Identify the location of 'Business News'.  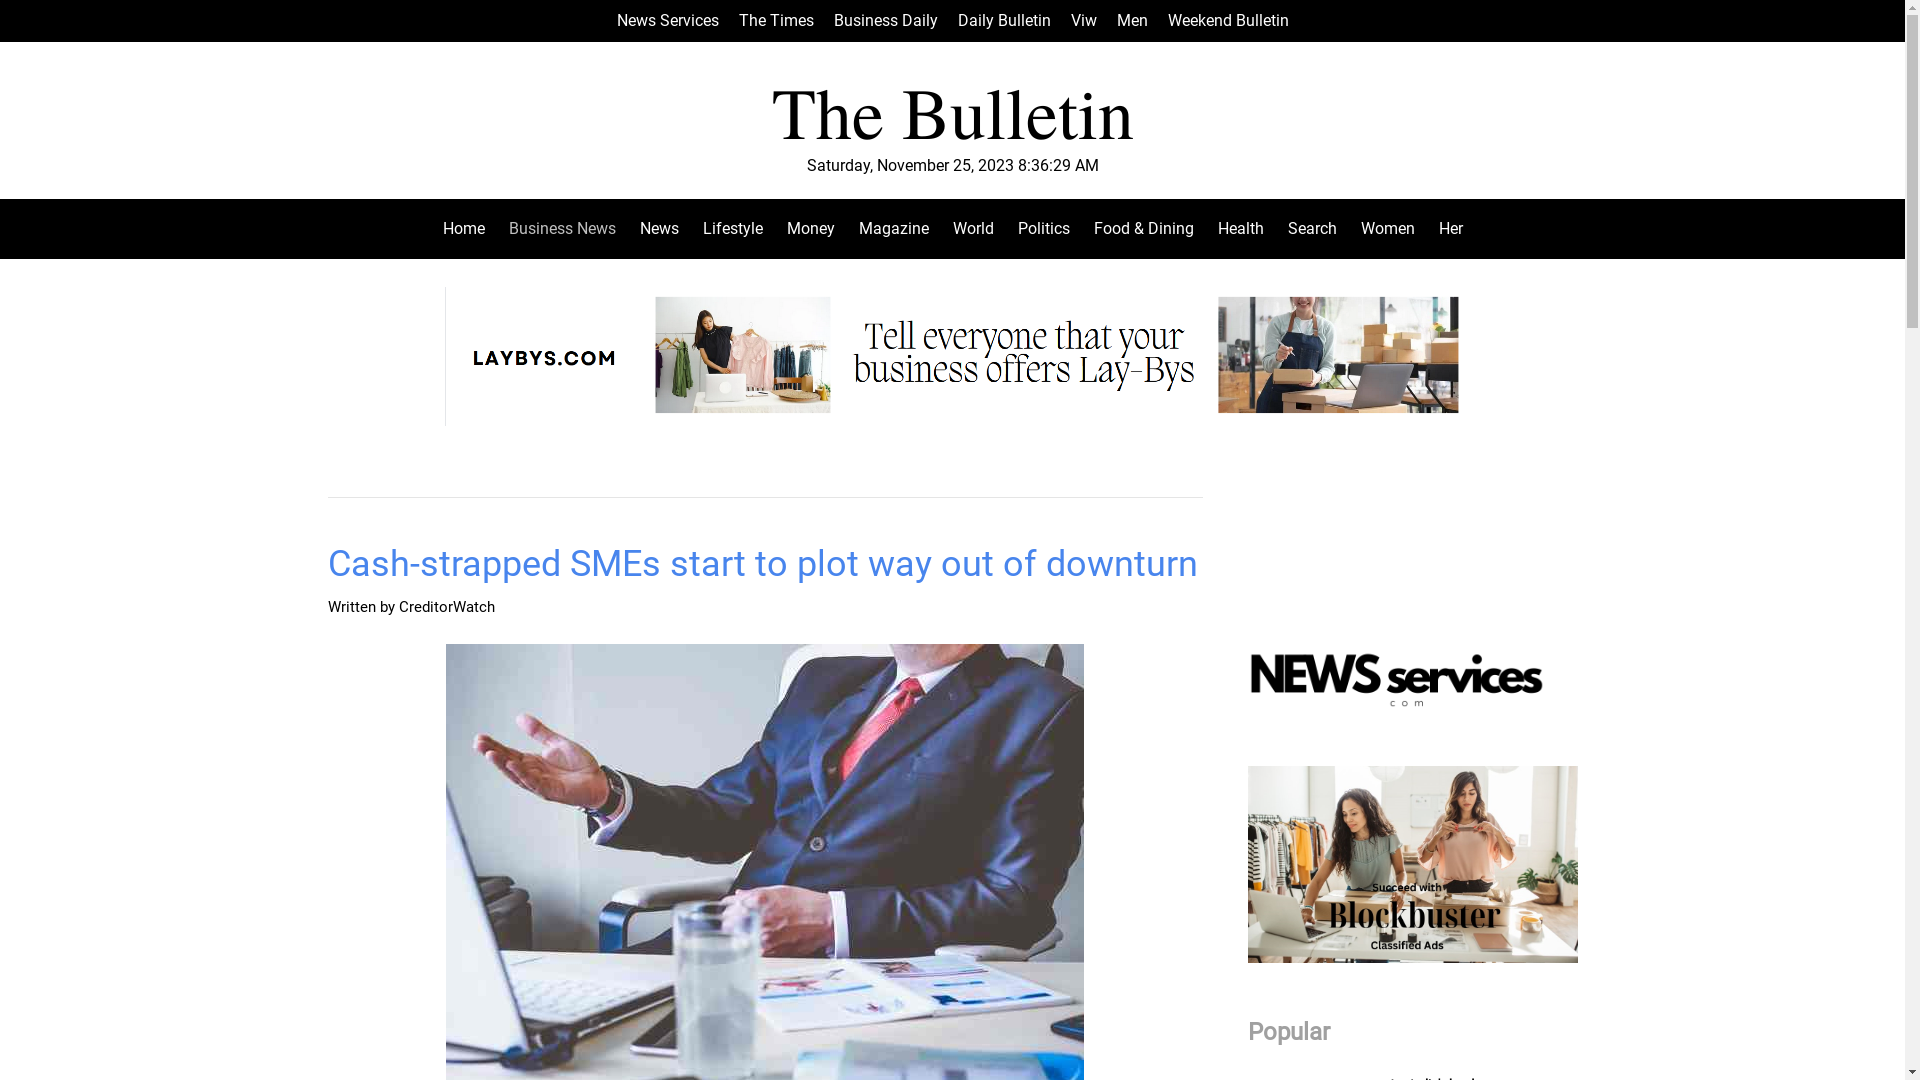
(495, 227).